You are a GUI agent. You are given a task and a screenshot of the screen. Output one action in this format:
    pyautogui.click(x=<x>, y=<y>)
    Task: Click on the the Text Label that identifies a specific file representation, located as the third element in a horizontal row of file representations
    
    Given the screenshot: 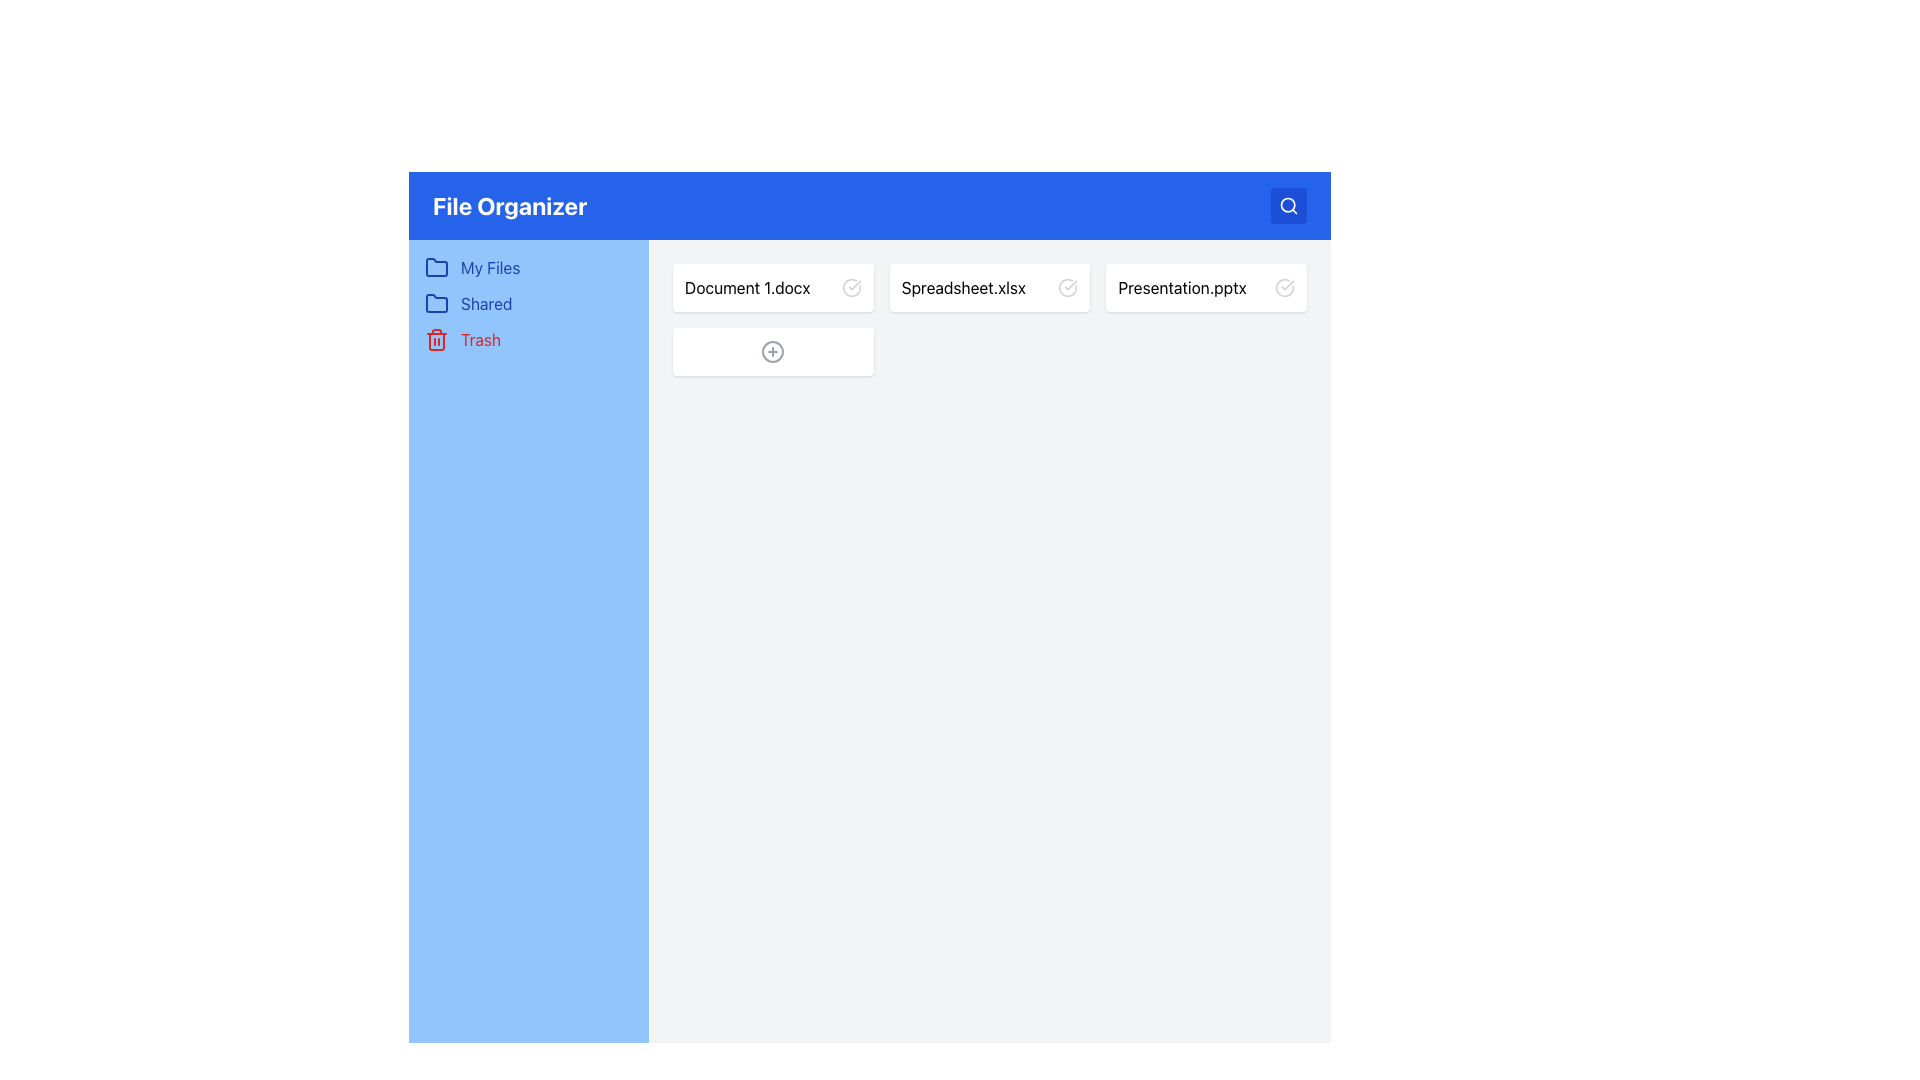 What is the action you would take?
    pyautogui.click(x=1182, y=288)
    